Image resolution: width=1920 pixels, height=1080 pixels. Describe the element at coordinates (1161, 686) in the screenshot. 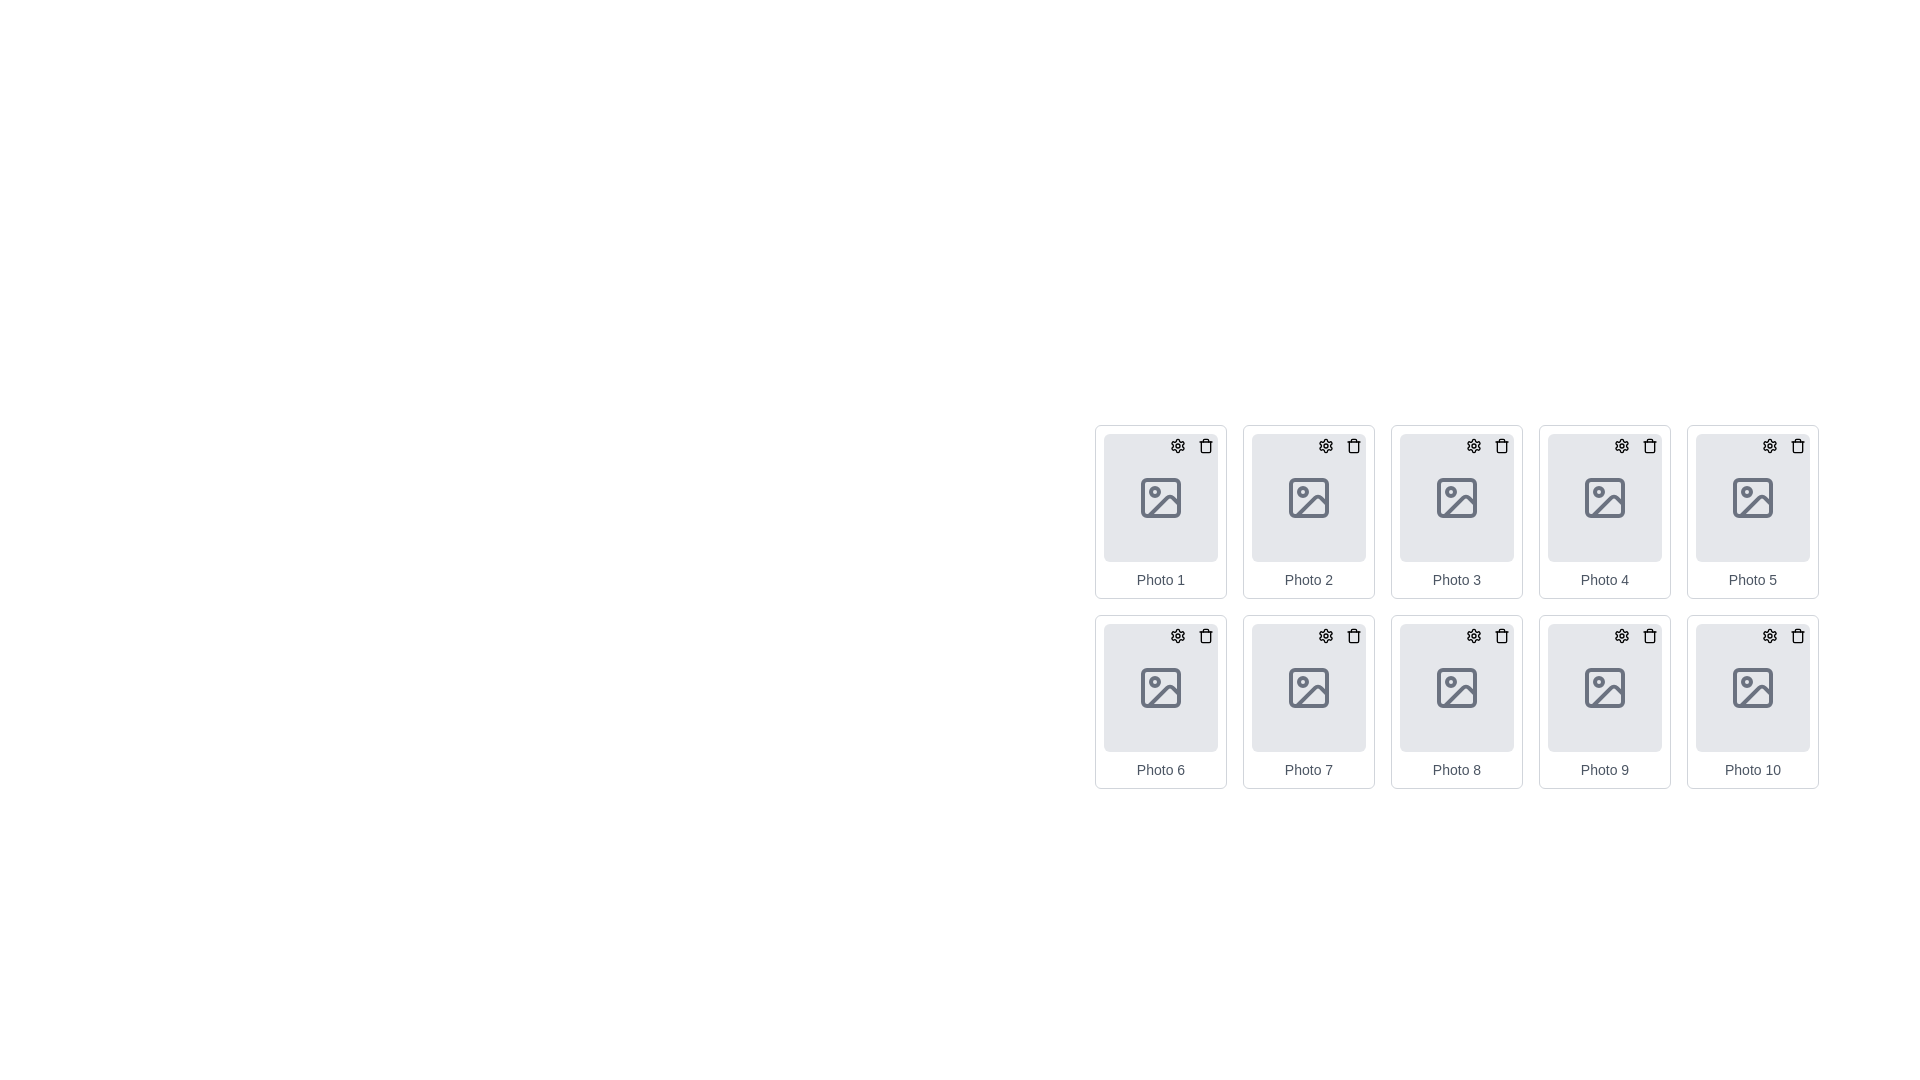

I see `the Image Placeholder located in the grid layout below the label 'Photo 6'` at that location.